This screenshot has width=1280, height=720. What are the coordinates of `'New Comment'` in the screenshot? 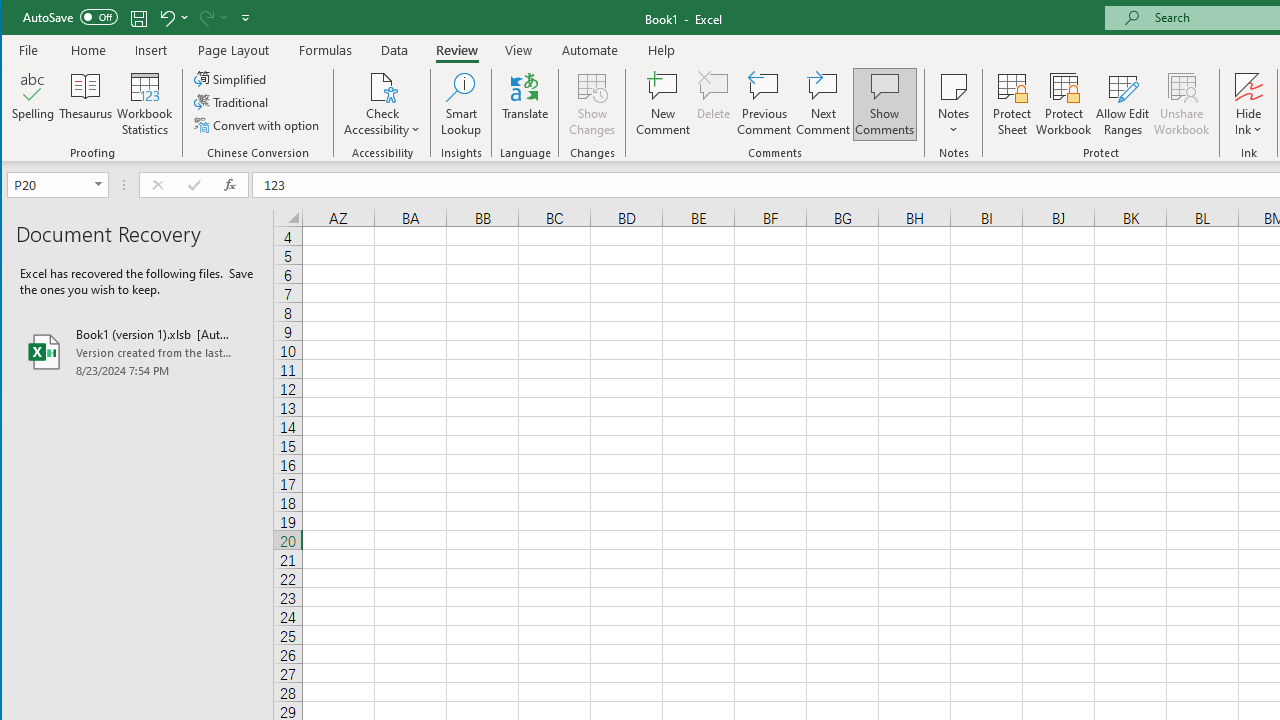 It's located at (663, 104).